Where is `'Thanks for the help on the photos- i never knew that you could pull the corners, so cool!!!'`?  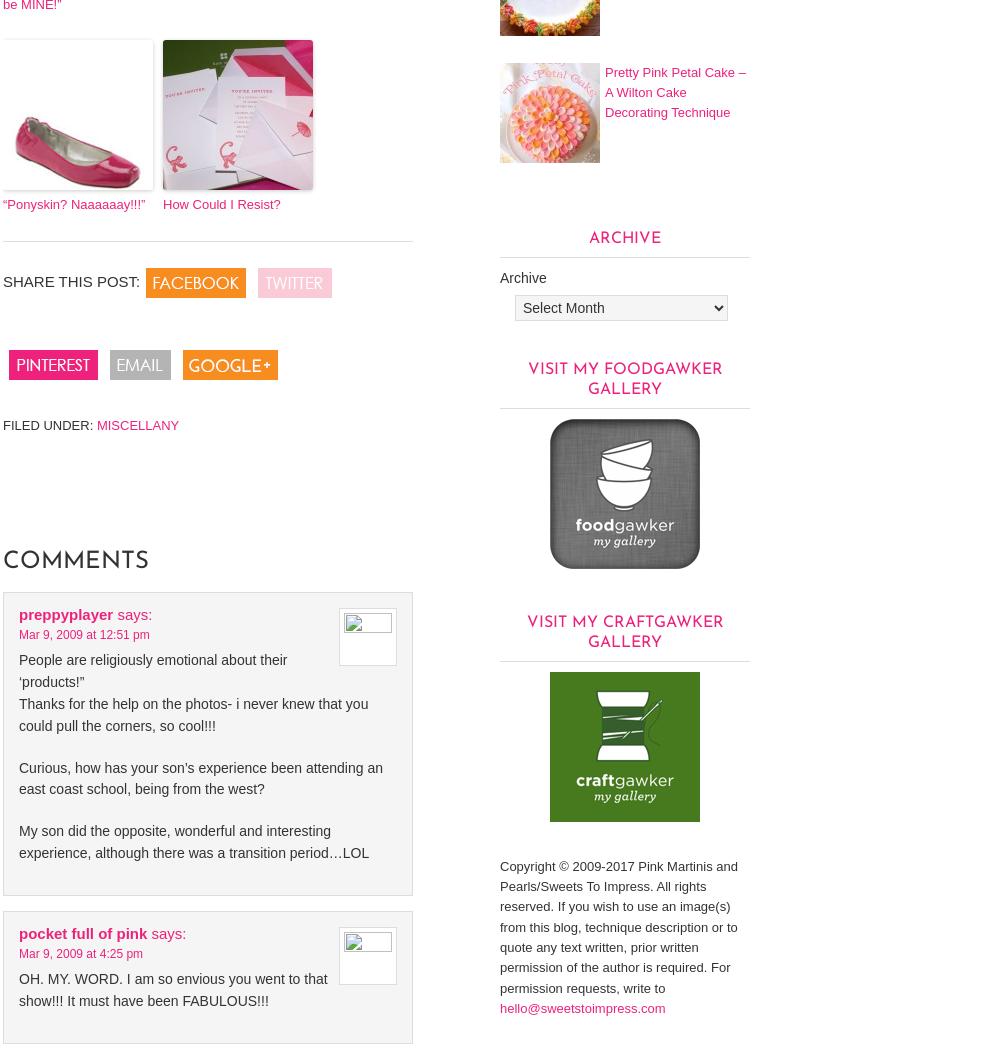
'Thanks for the help on the photos- i never knew that you could pull the corners, so cool!!!' is located at coordinates (192, 714).